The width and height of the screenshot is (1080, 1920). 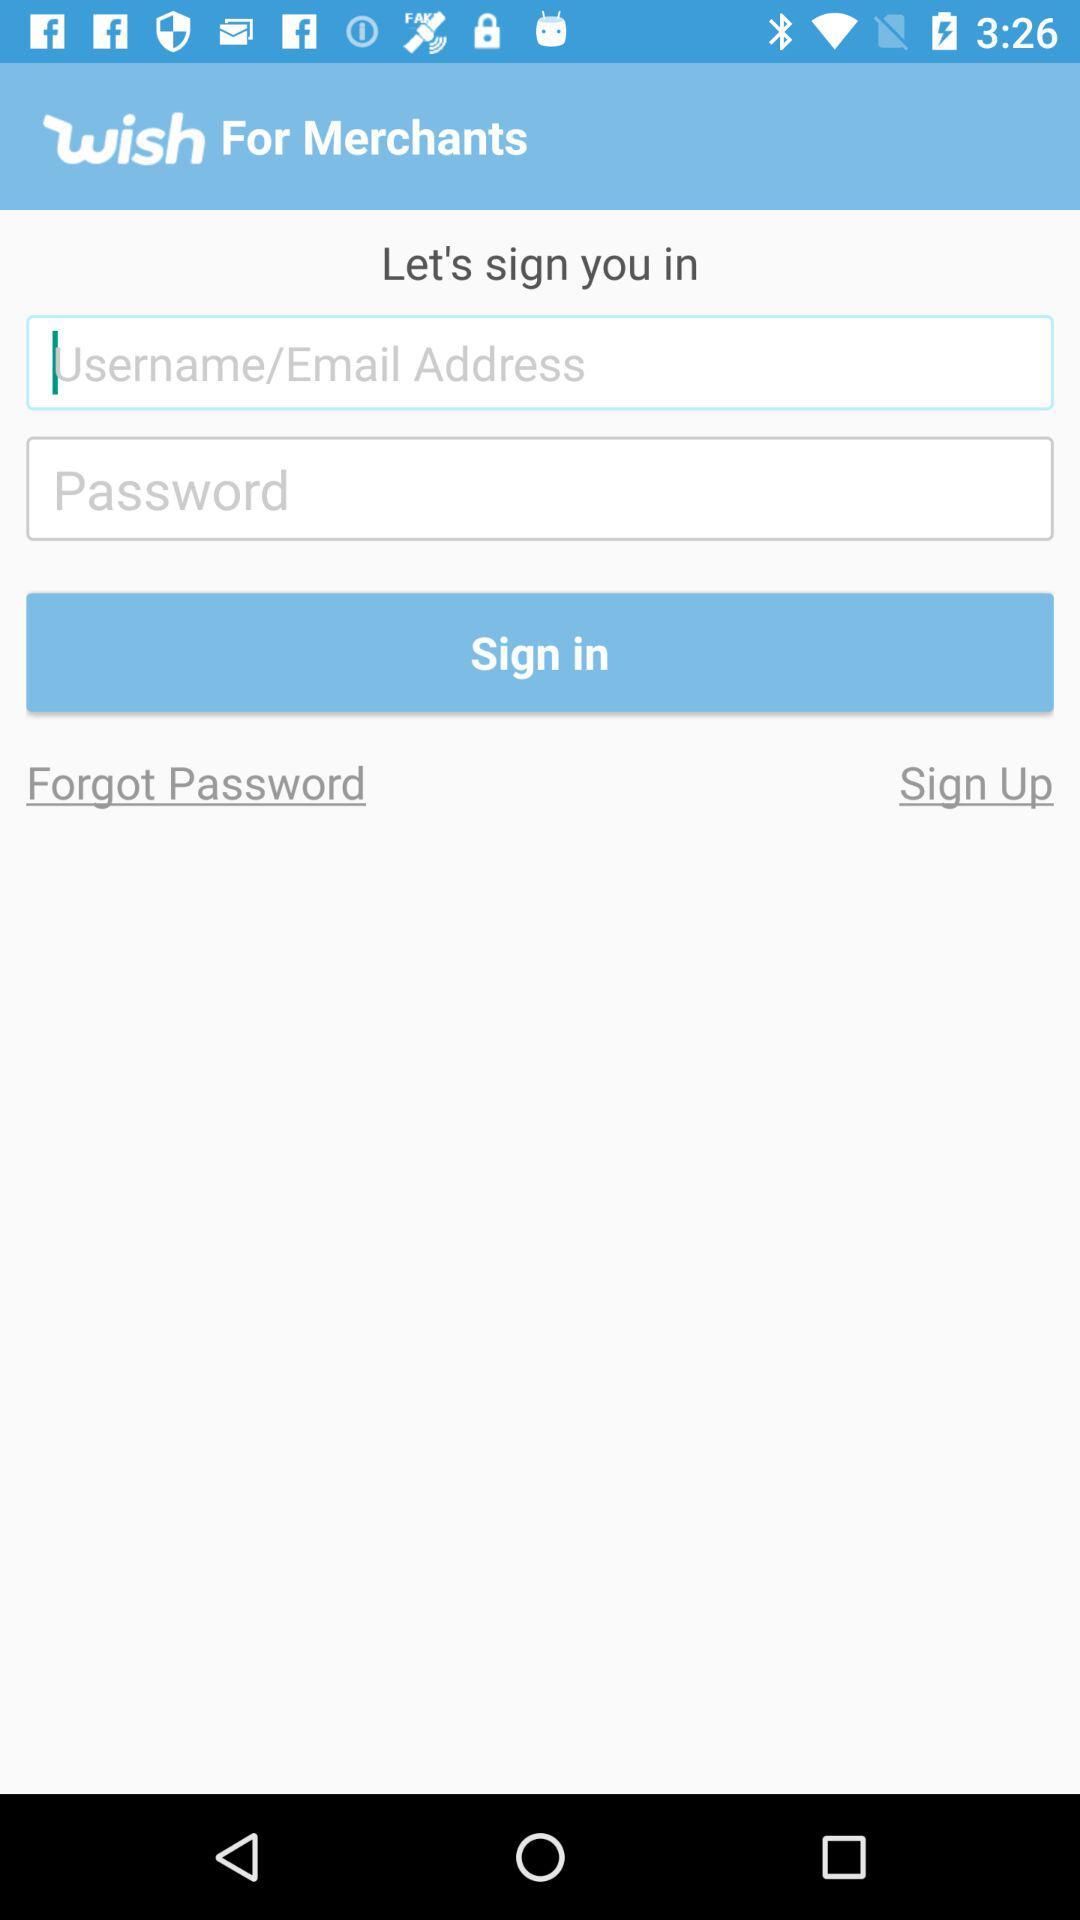 I want to click on icon to the right of forgot password, so click(x=795, y=780).